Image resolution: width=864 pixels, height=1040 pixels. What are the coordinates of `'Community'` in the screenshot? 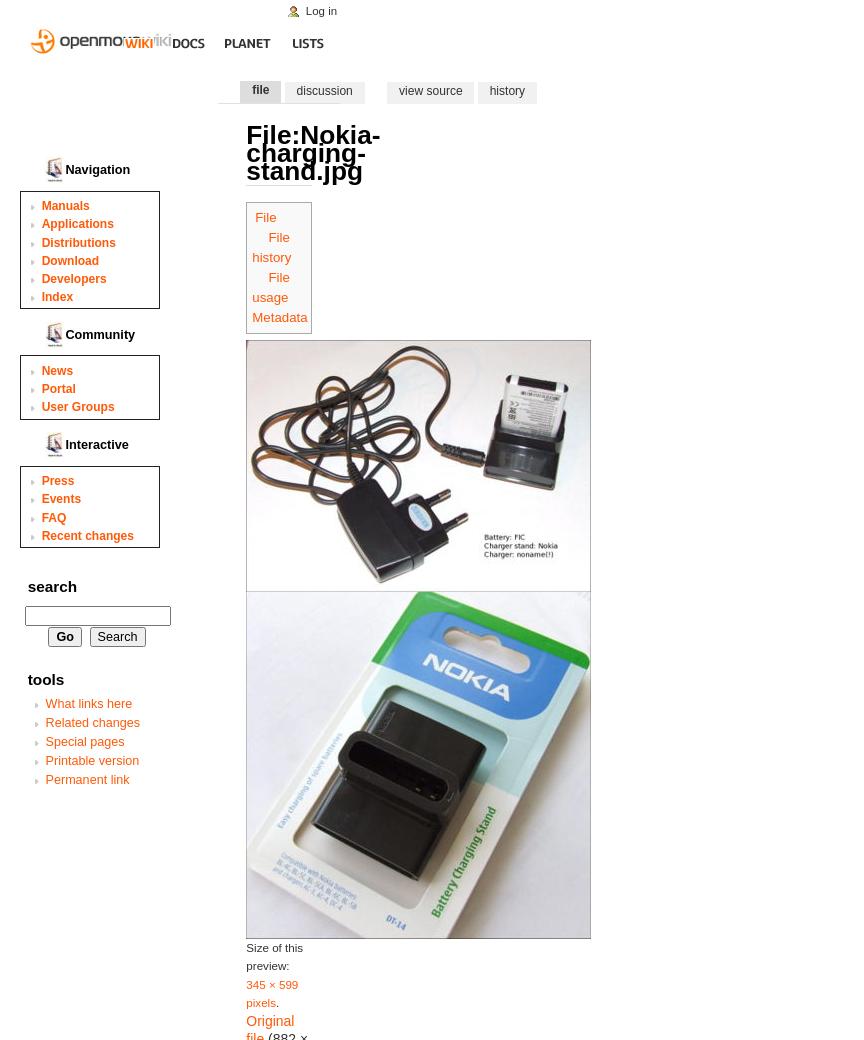 It's located at (99, 333).